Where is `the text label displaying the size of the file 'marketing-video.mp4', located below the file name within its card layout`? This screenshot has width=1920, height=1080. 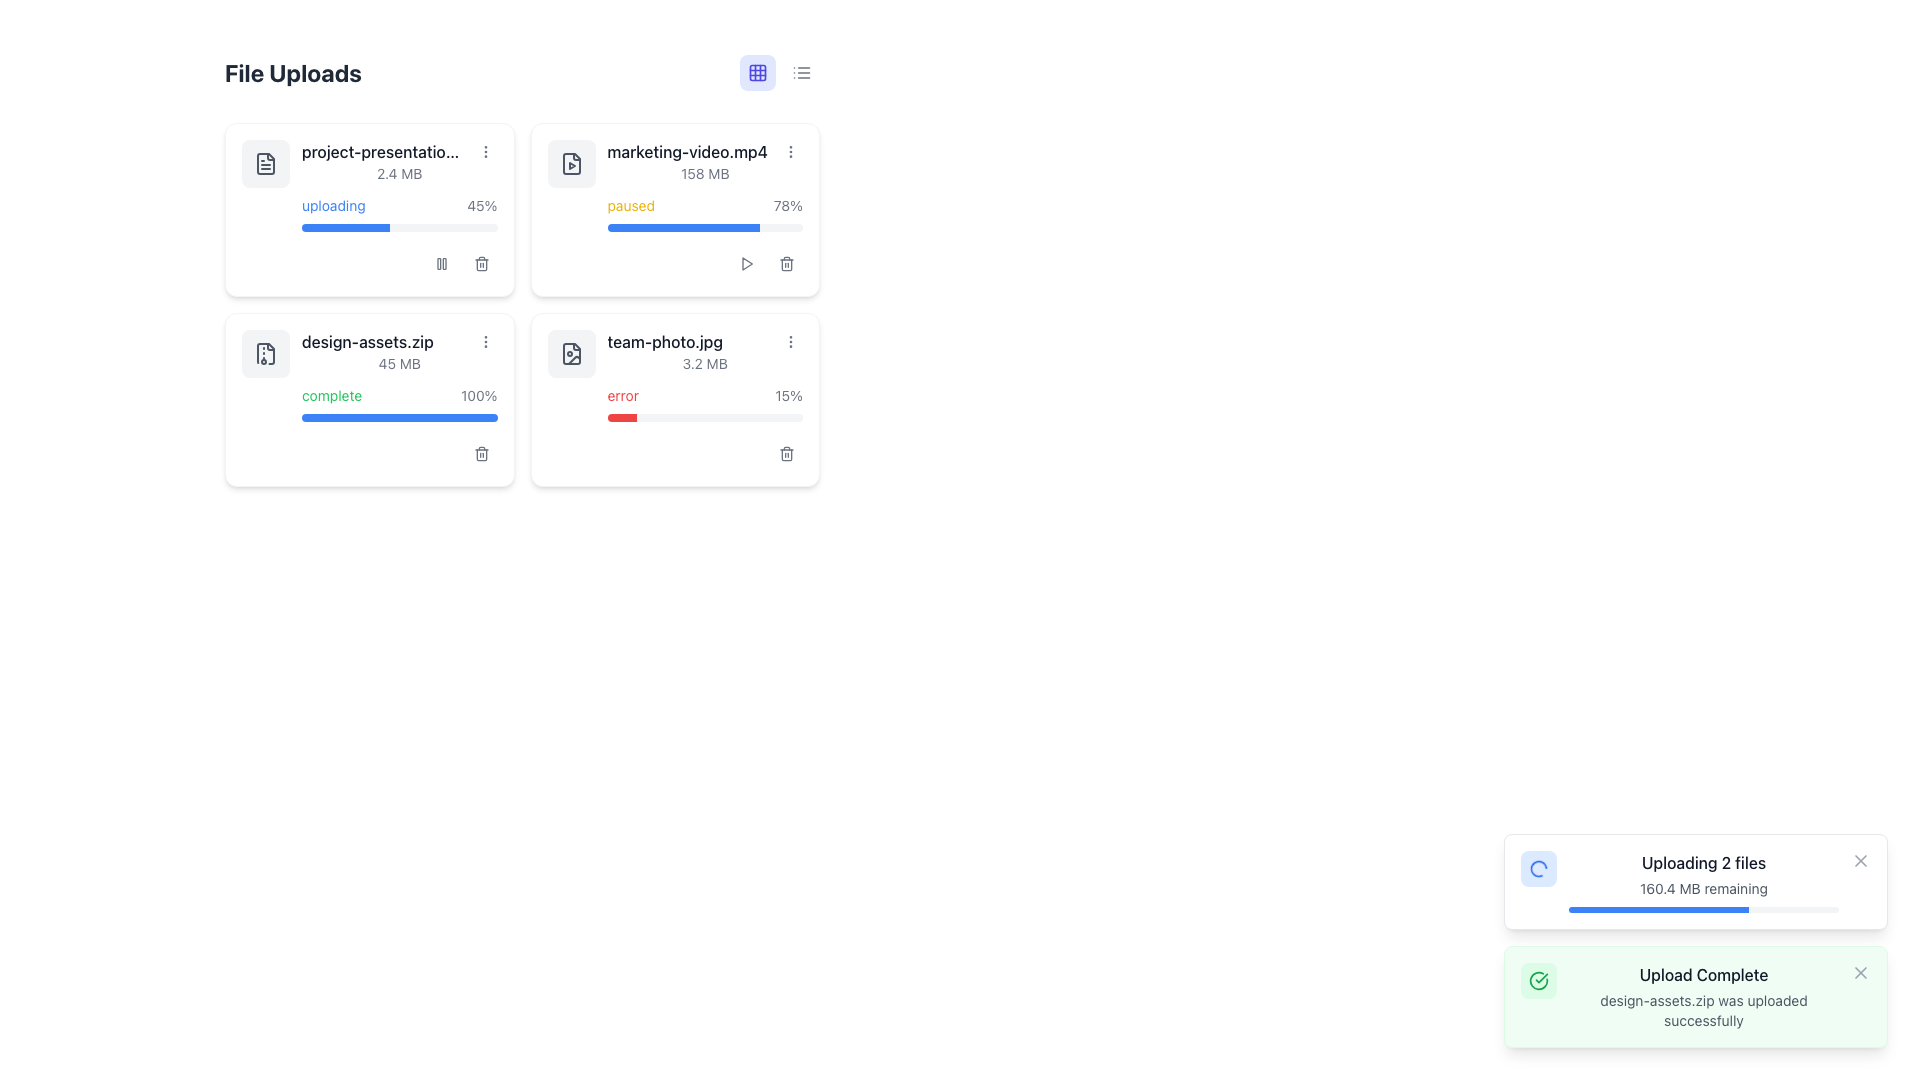
the text label displaying the size of the file 'marketing-video.mp4', located below the file name within its card layout is located at coordinates (705, 172).